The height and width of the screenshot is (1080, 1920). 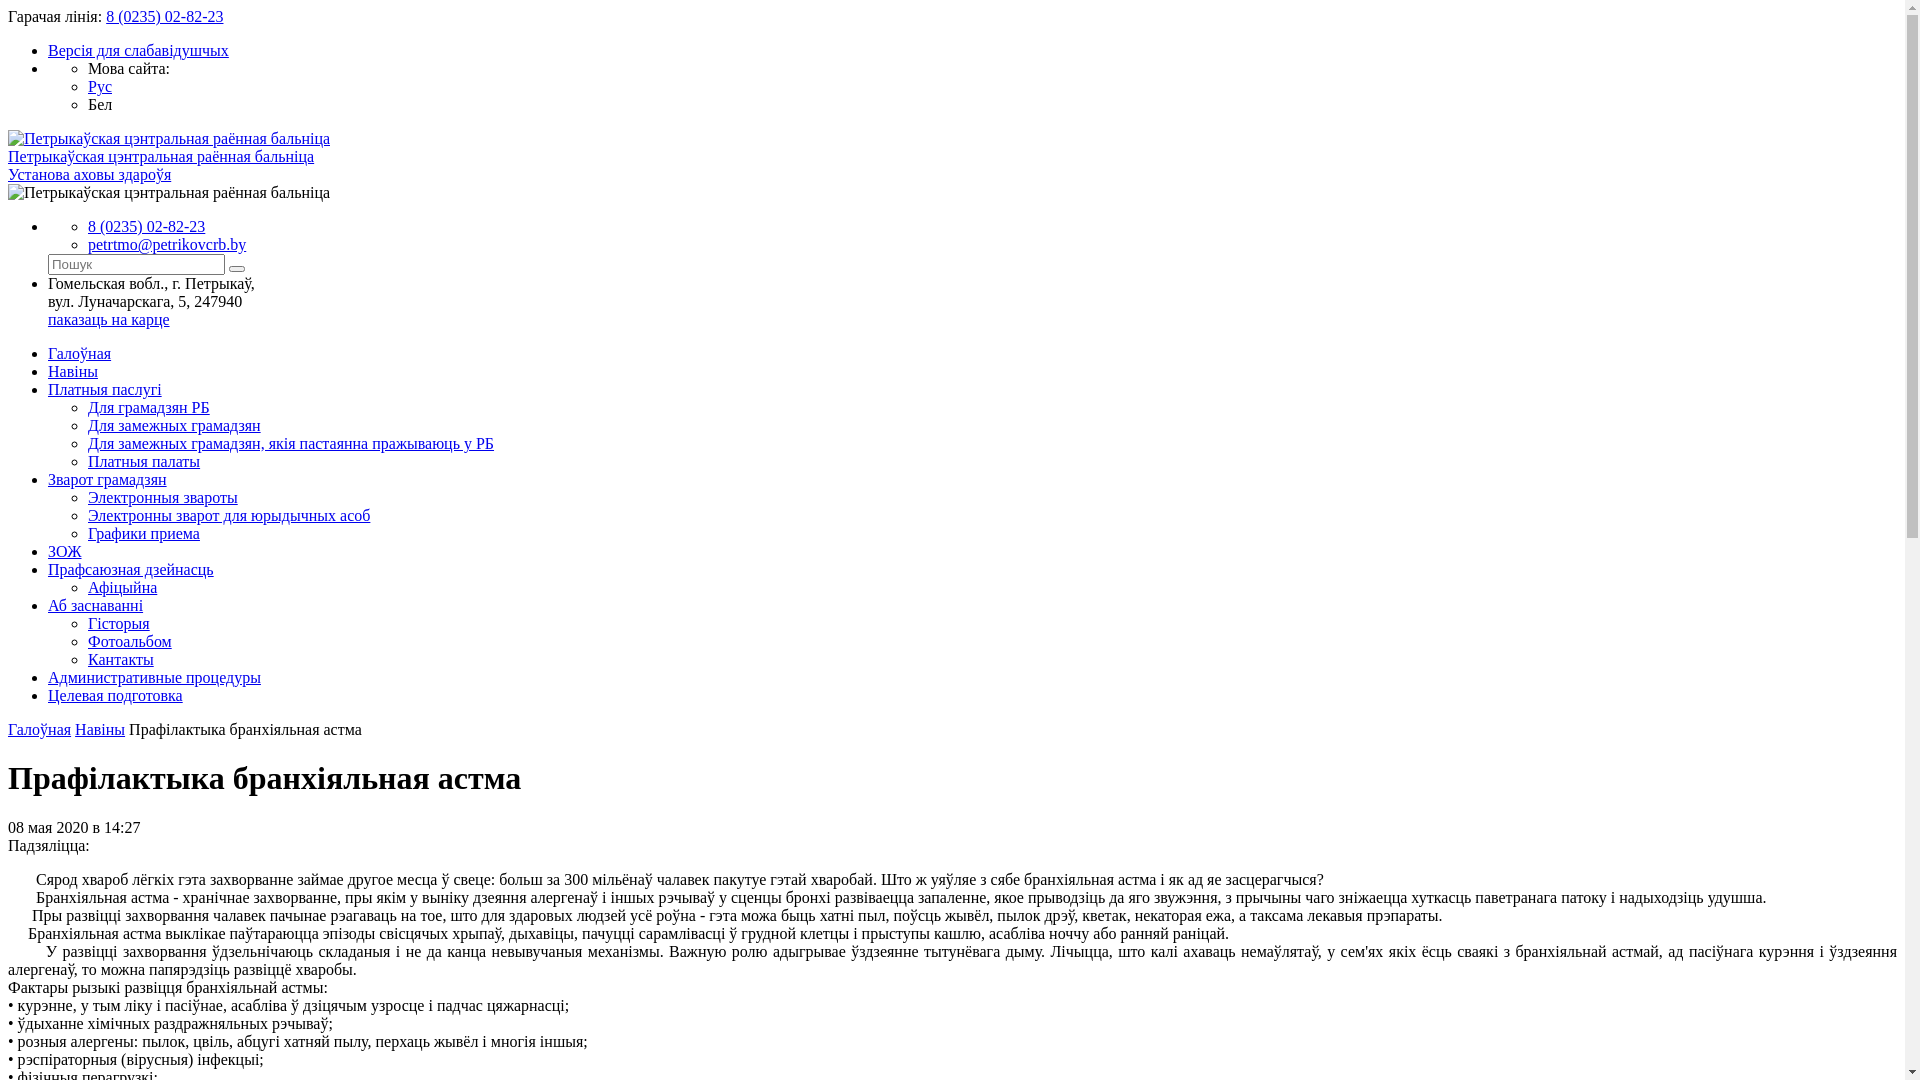 I want to click on 'petrtmo@petrikovcrb.by', so click(x=167, y=243).